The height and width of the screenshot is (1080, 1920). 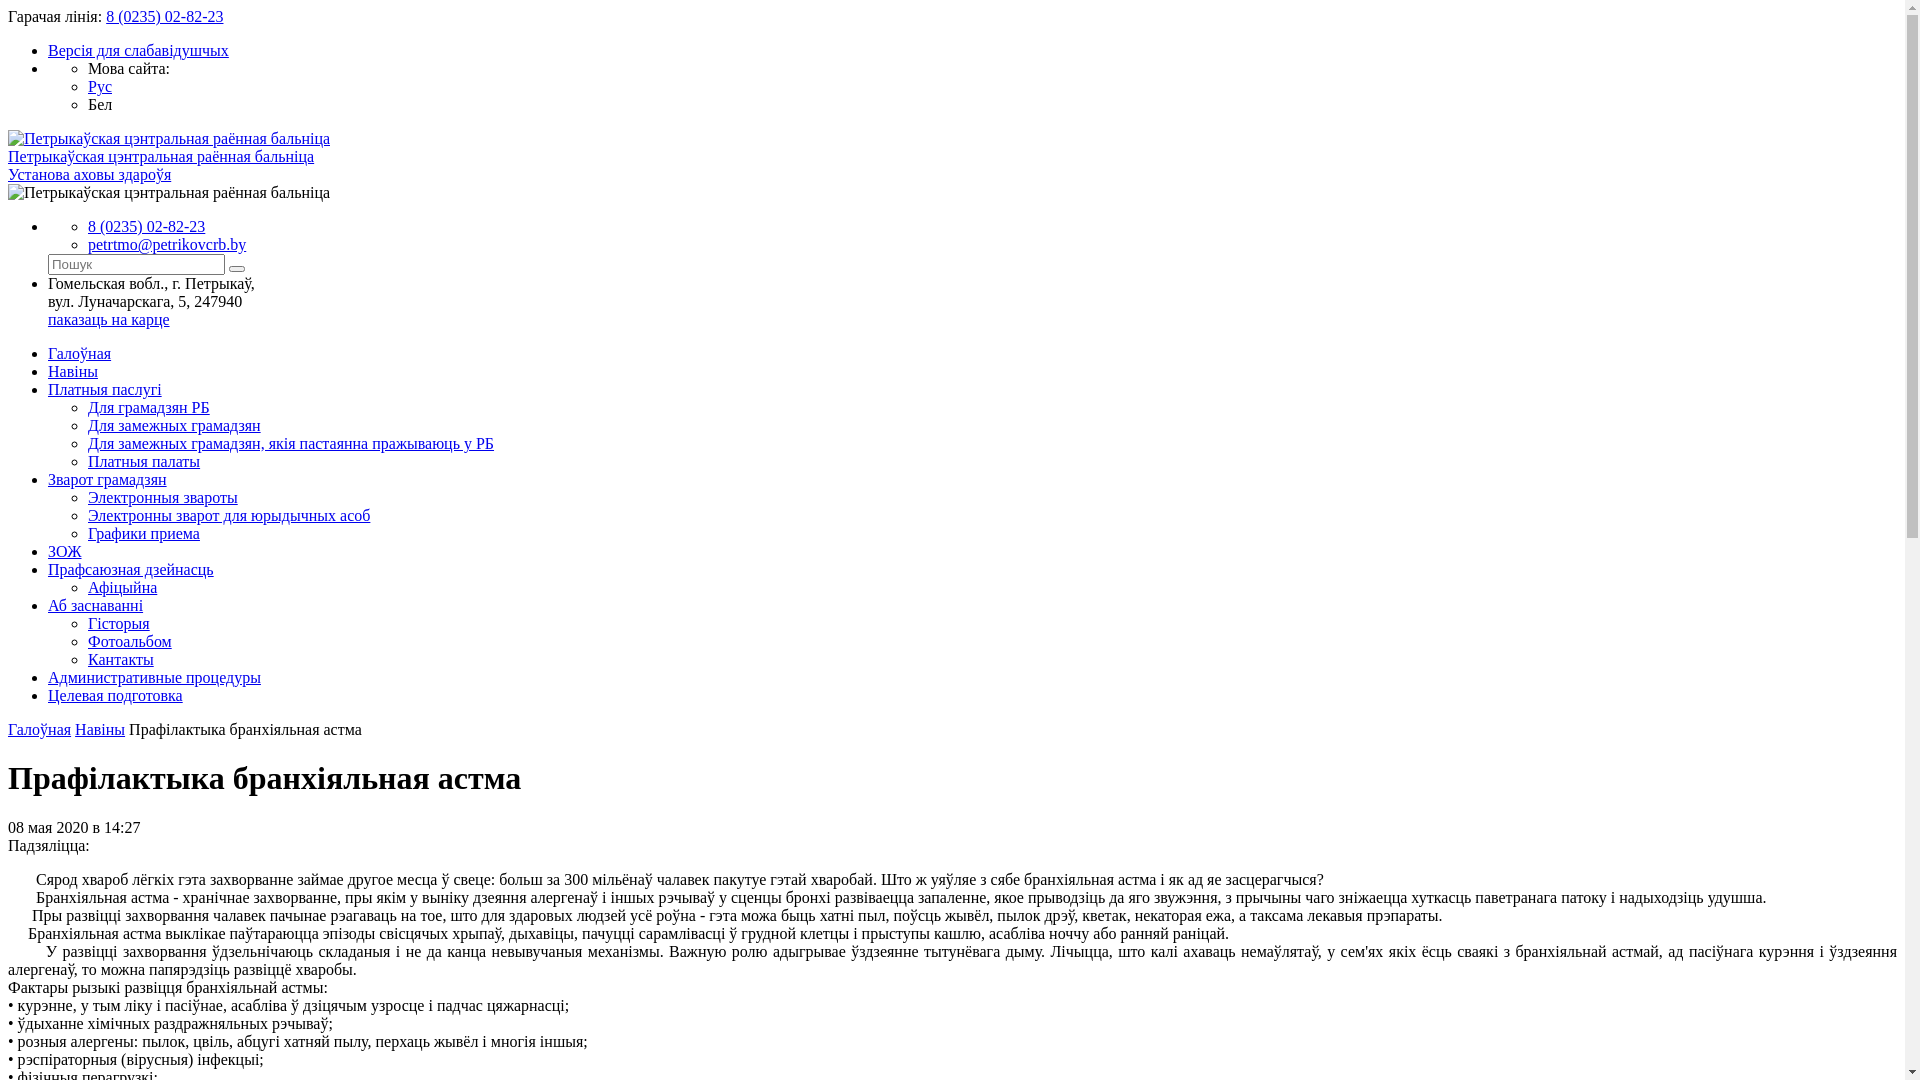 I want to click on 'petrtmo@petrikovcrb.by', so click(x=167, y=243).